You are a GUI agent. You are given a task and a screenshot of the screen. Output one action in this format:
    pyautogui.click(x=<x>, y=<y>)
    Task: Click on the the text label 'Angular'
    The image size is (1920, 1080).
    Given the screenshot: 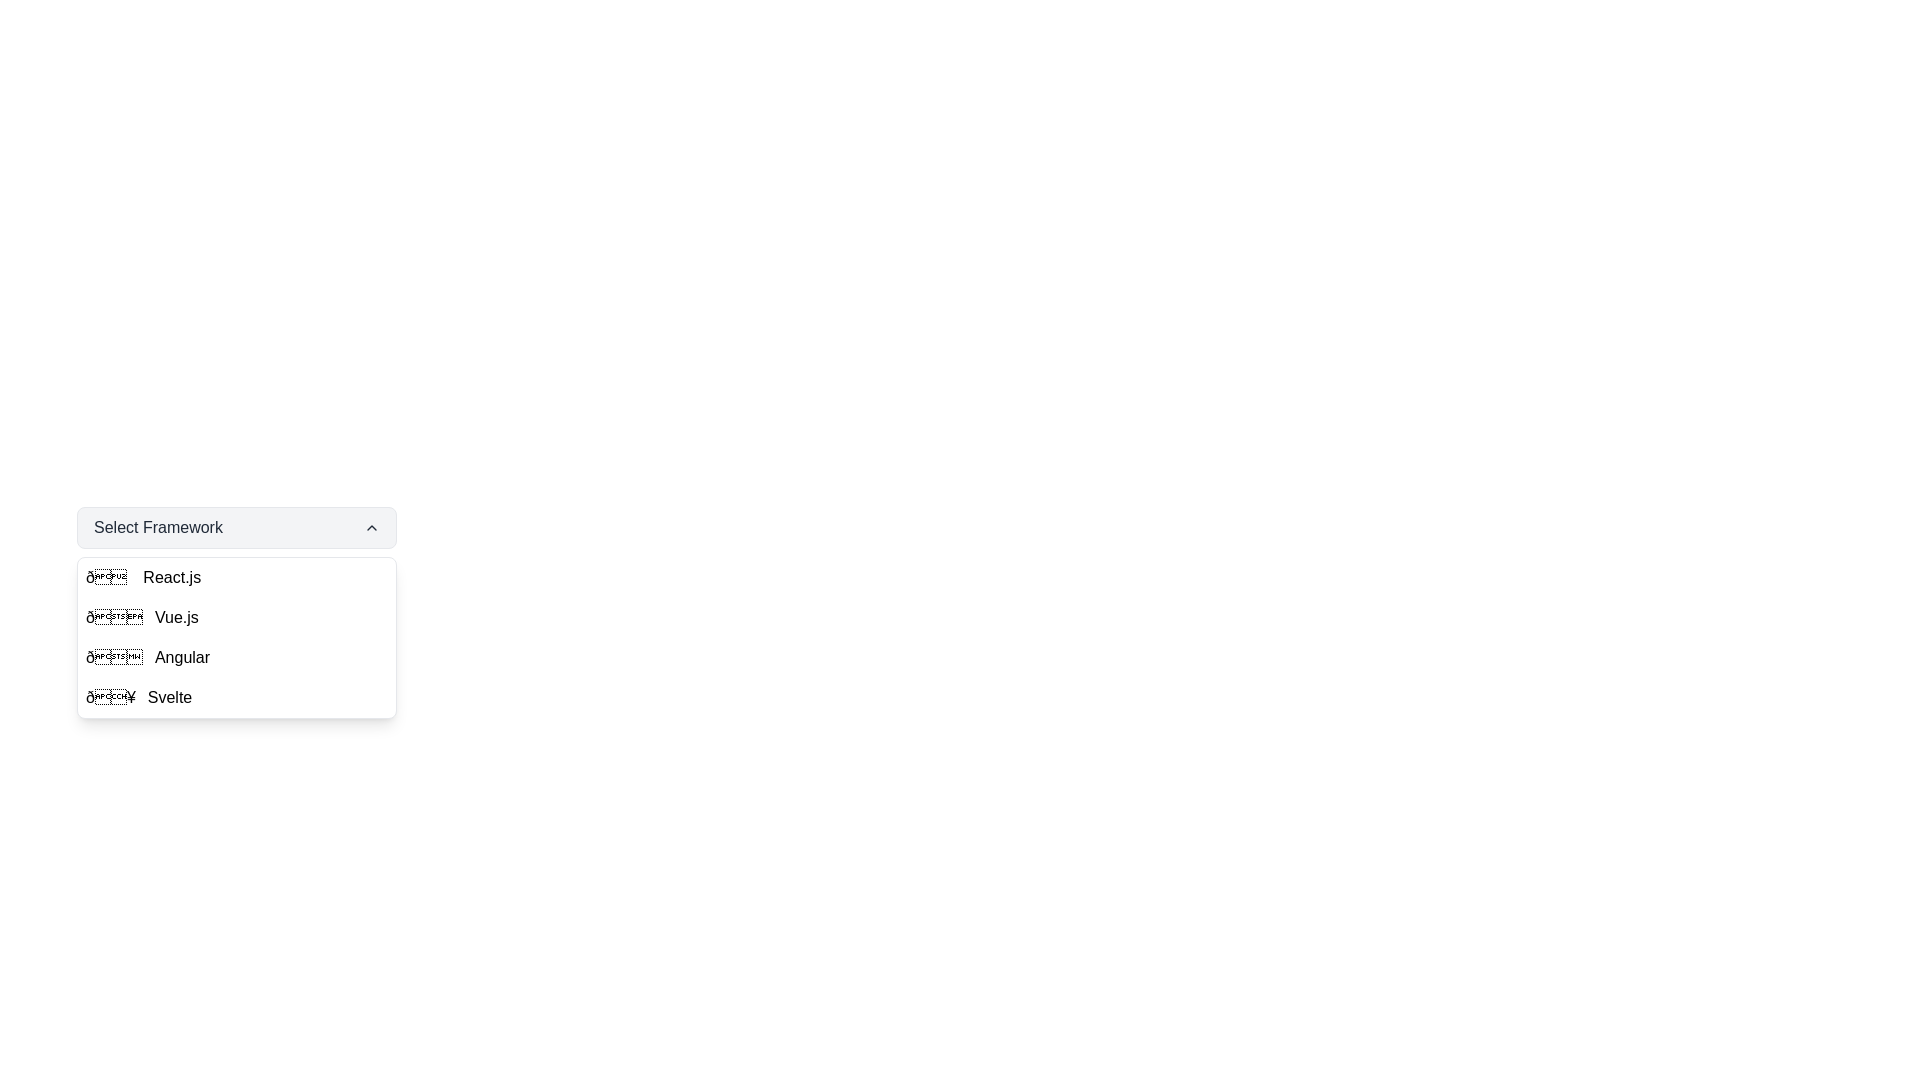 What is the action you would take?
    pyautogui.click(x=182, y=658)
    